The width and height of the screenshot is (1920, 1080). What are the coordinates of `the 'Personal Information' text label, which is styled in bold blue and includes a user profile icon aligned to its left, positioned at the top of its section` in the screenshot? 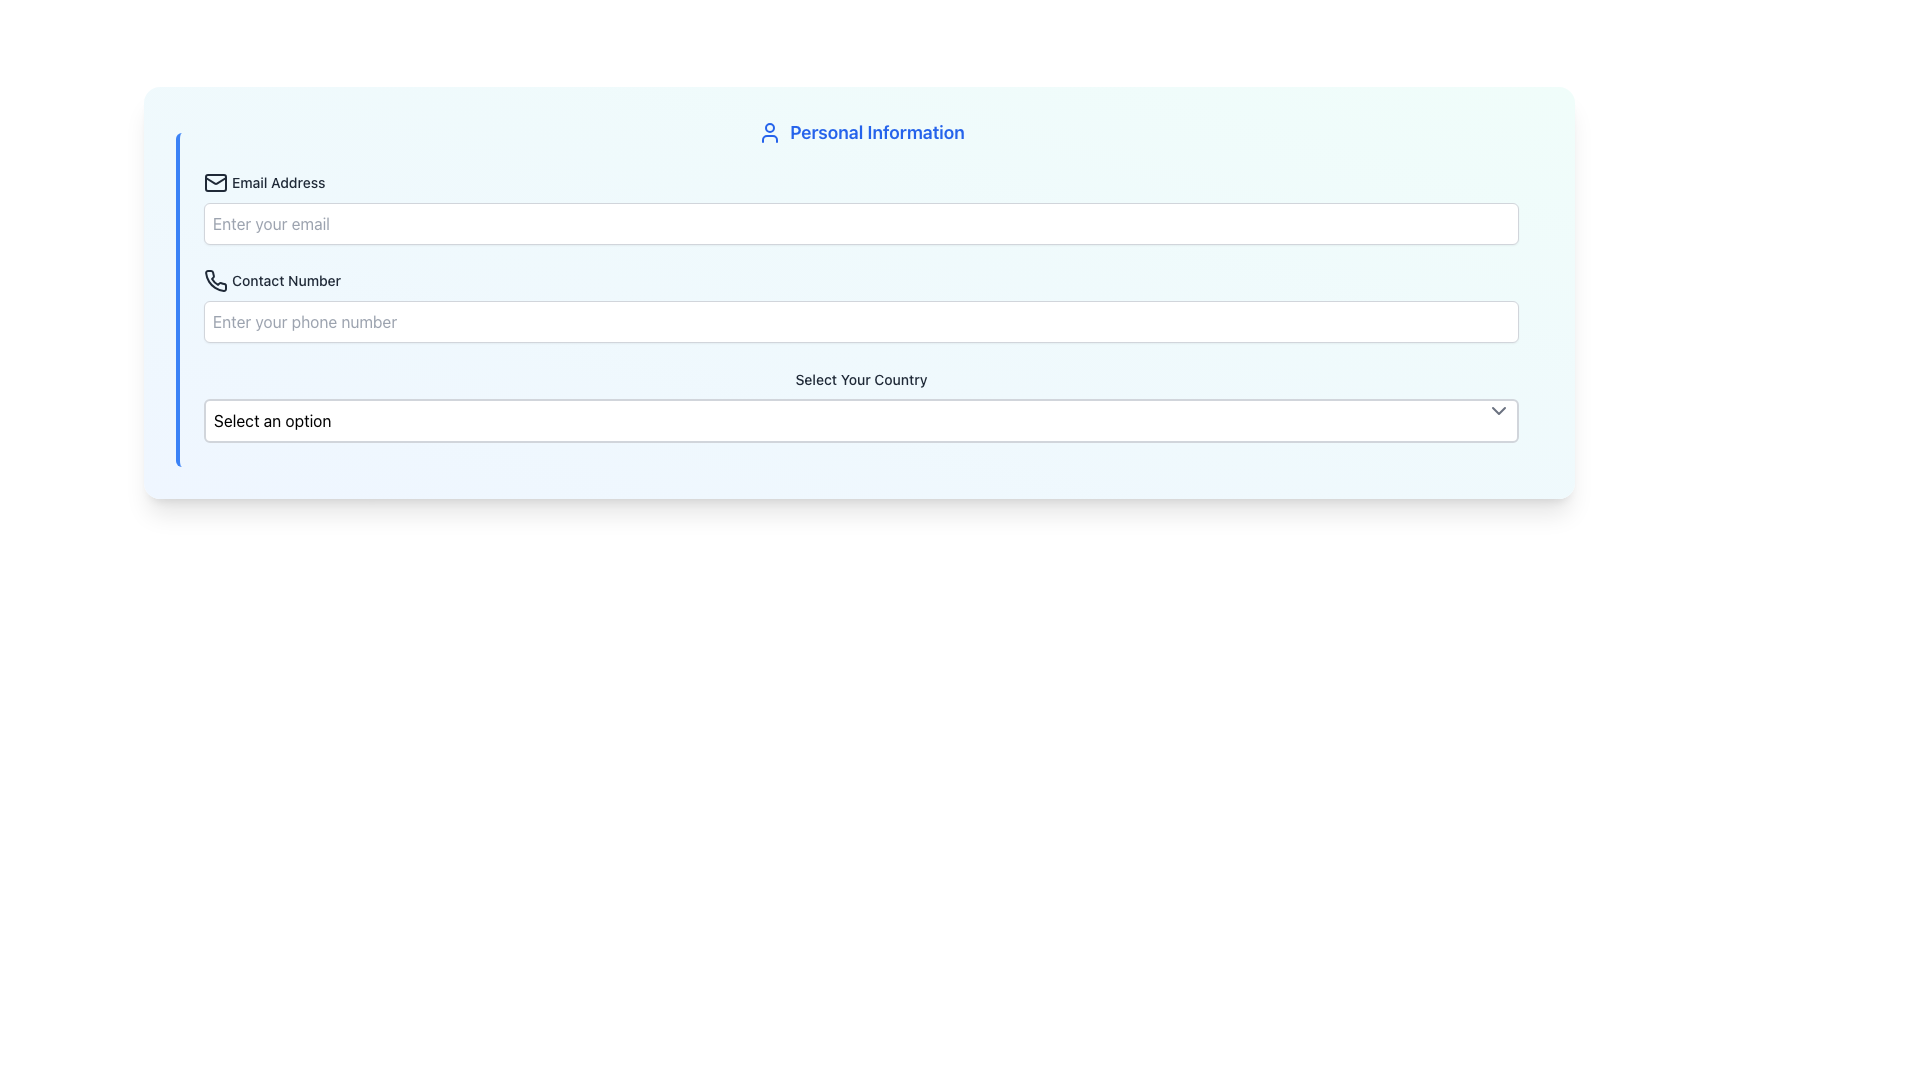 It's located at (861, 132).